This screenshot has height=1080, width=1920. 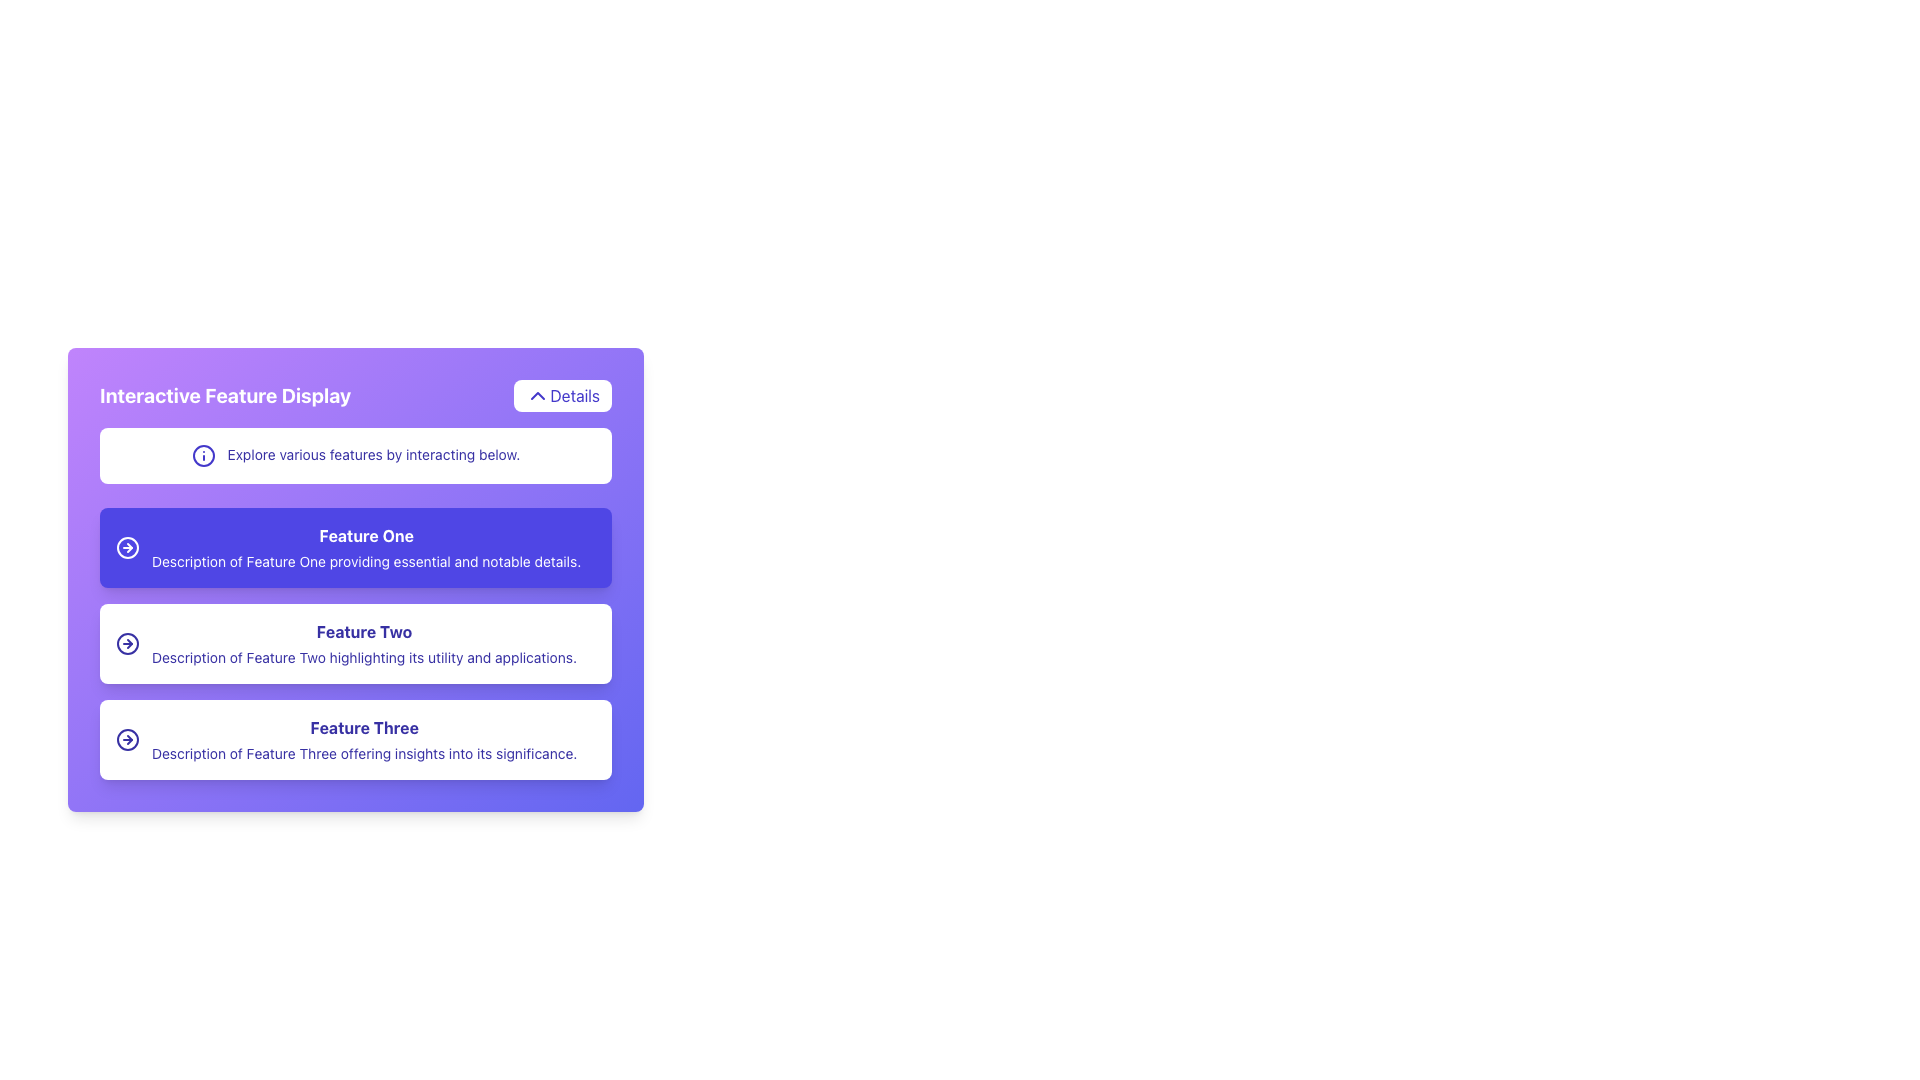 What do you see at coordinates (203, 455) in the screenshot?
I see `the SVG Circle element representing information or system status, located on the left side of the text line that reads 'Explore various features by interacting below.'` at bounding box center [203, 455].